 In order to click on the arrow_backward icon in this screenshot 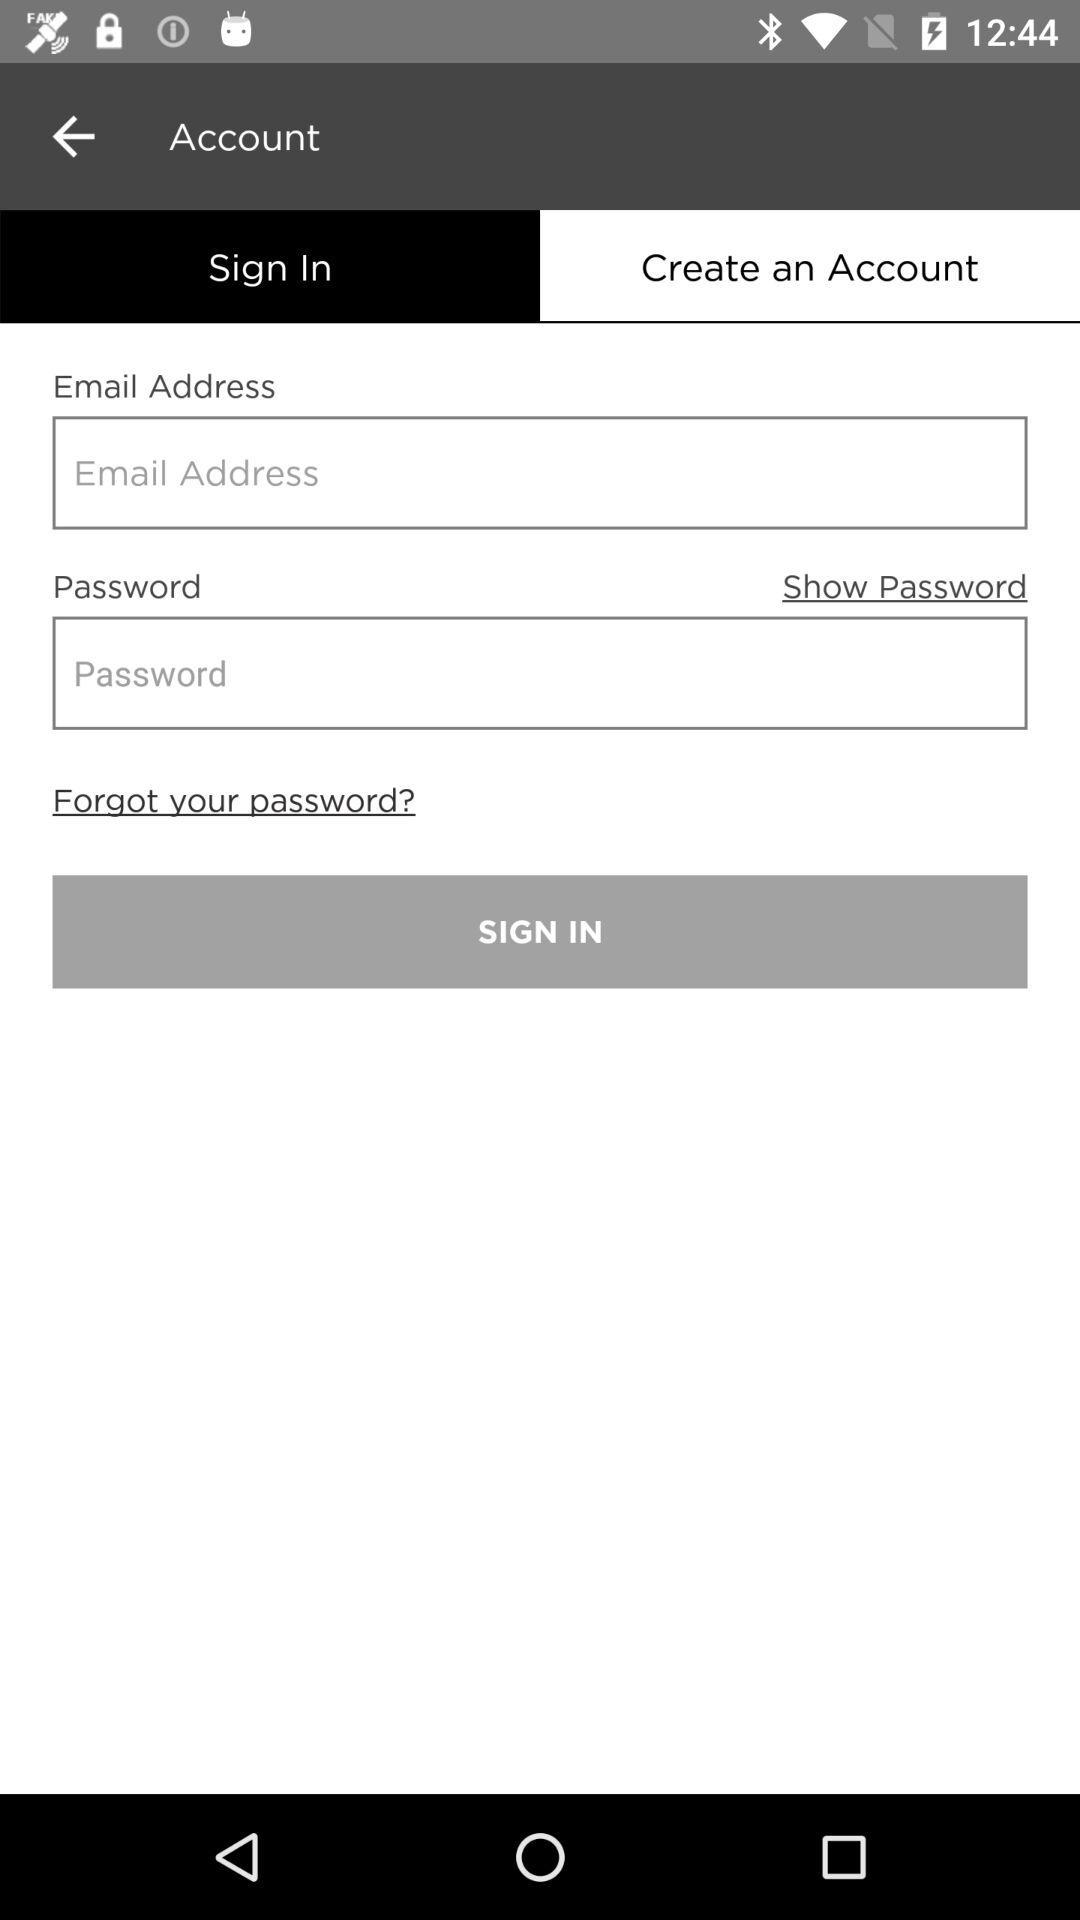, I will do `click(72, 135)`.